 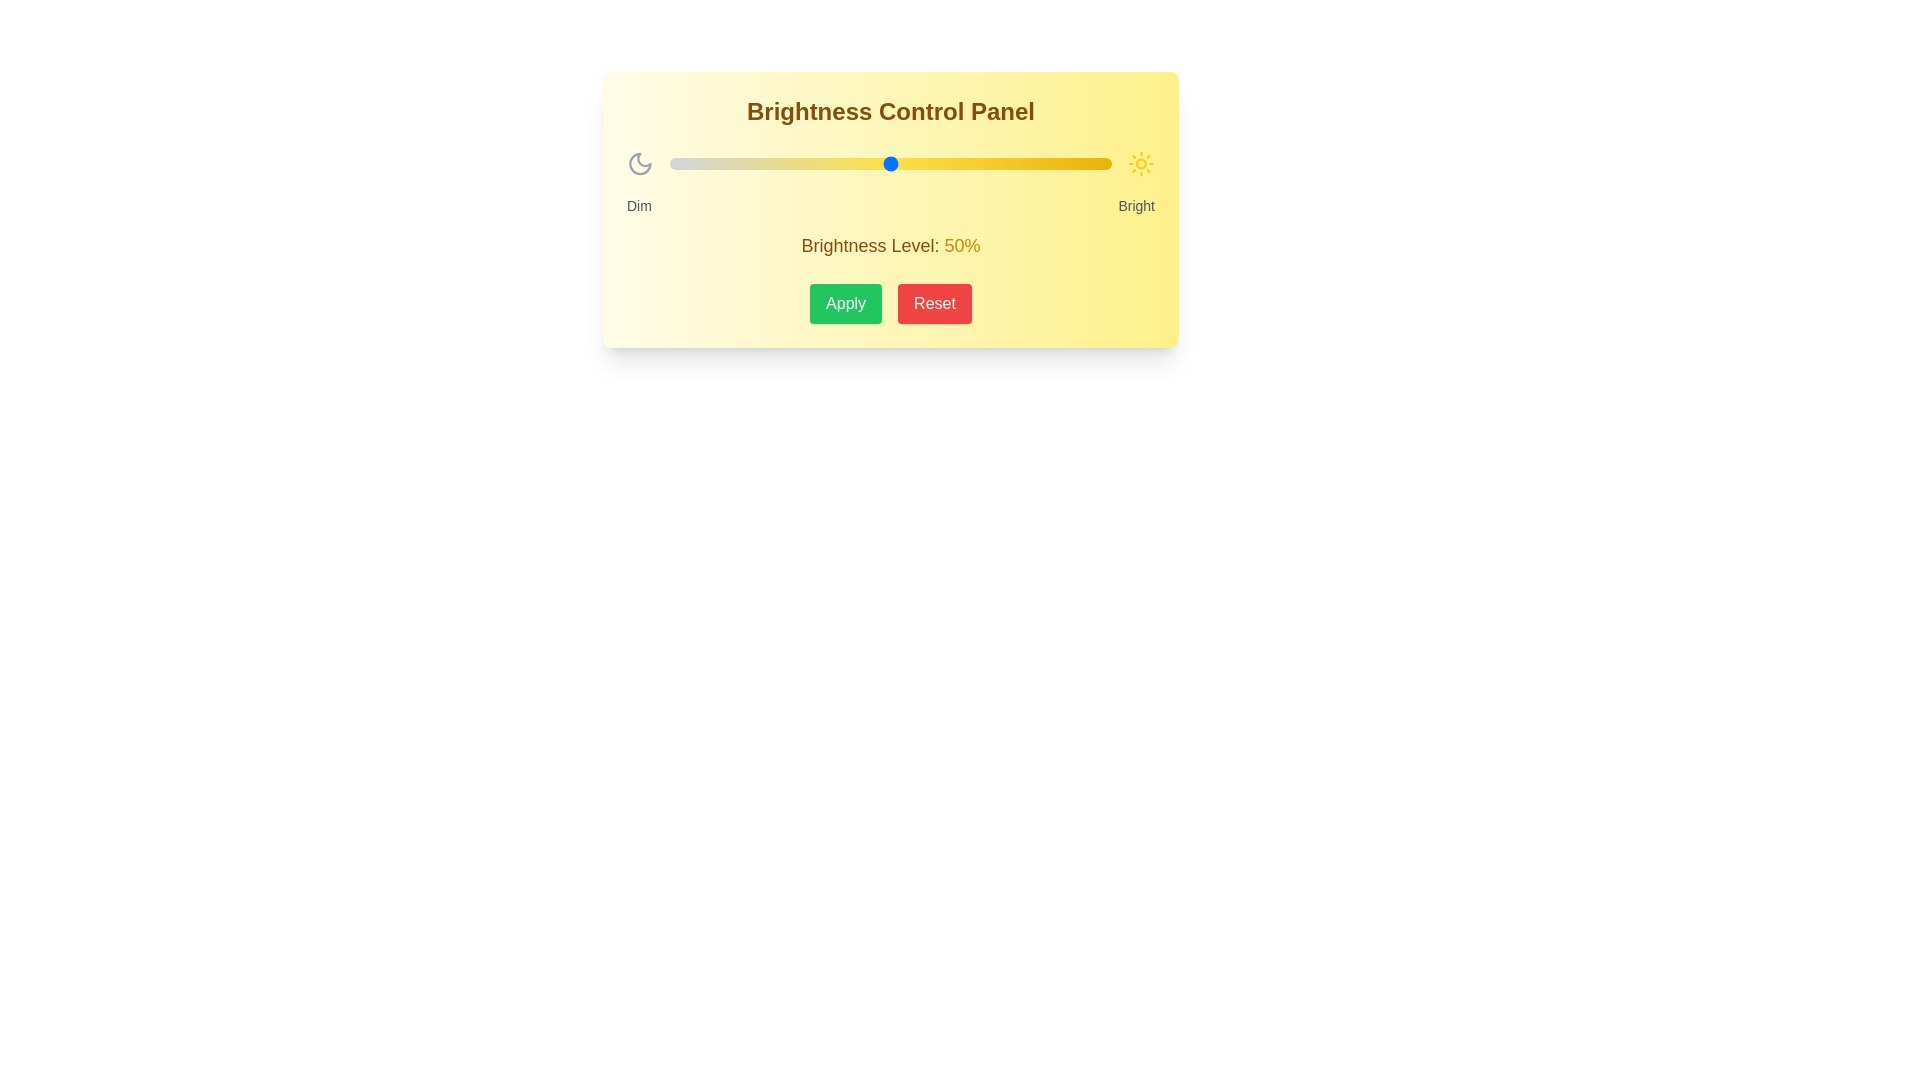 I want to click on the 'Apply' button to apply the brightness setting, so click(x=845, y=304).